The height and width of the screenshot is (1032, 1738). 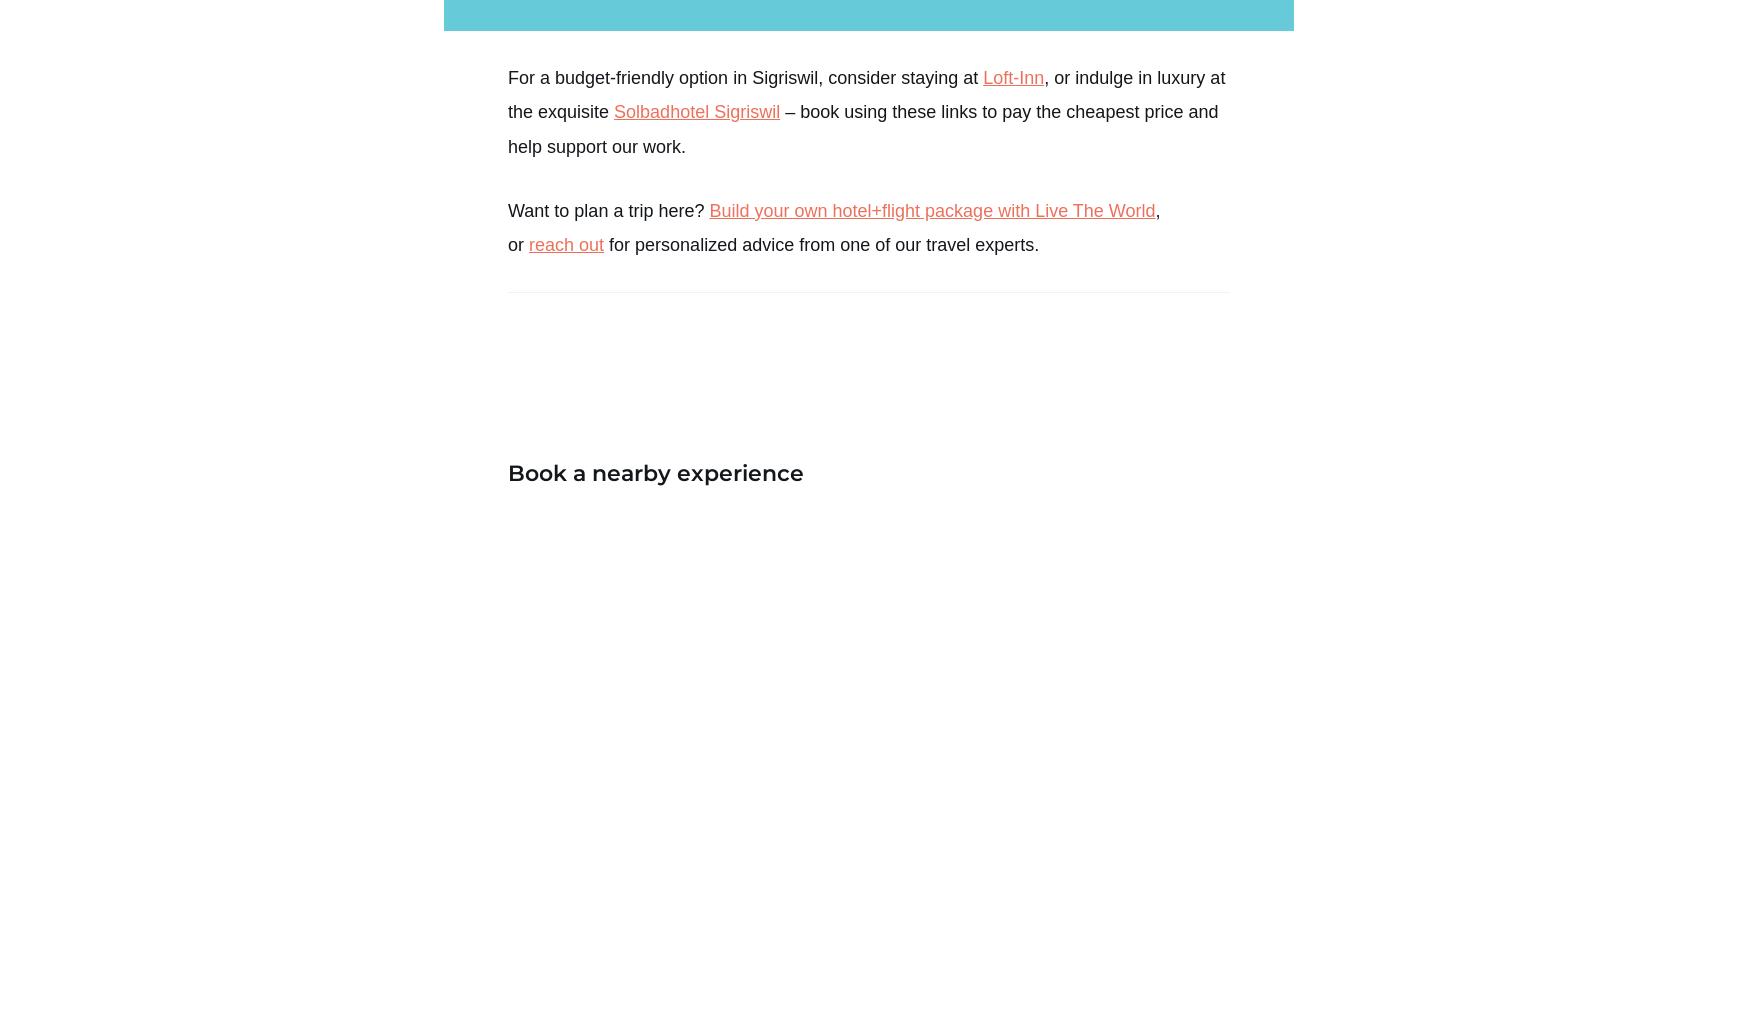 What do you see at coordinates (508, 226) in the screenshot?
I see `', or'` at bounding box center [508, 226].